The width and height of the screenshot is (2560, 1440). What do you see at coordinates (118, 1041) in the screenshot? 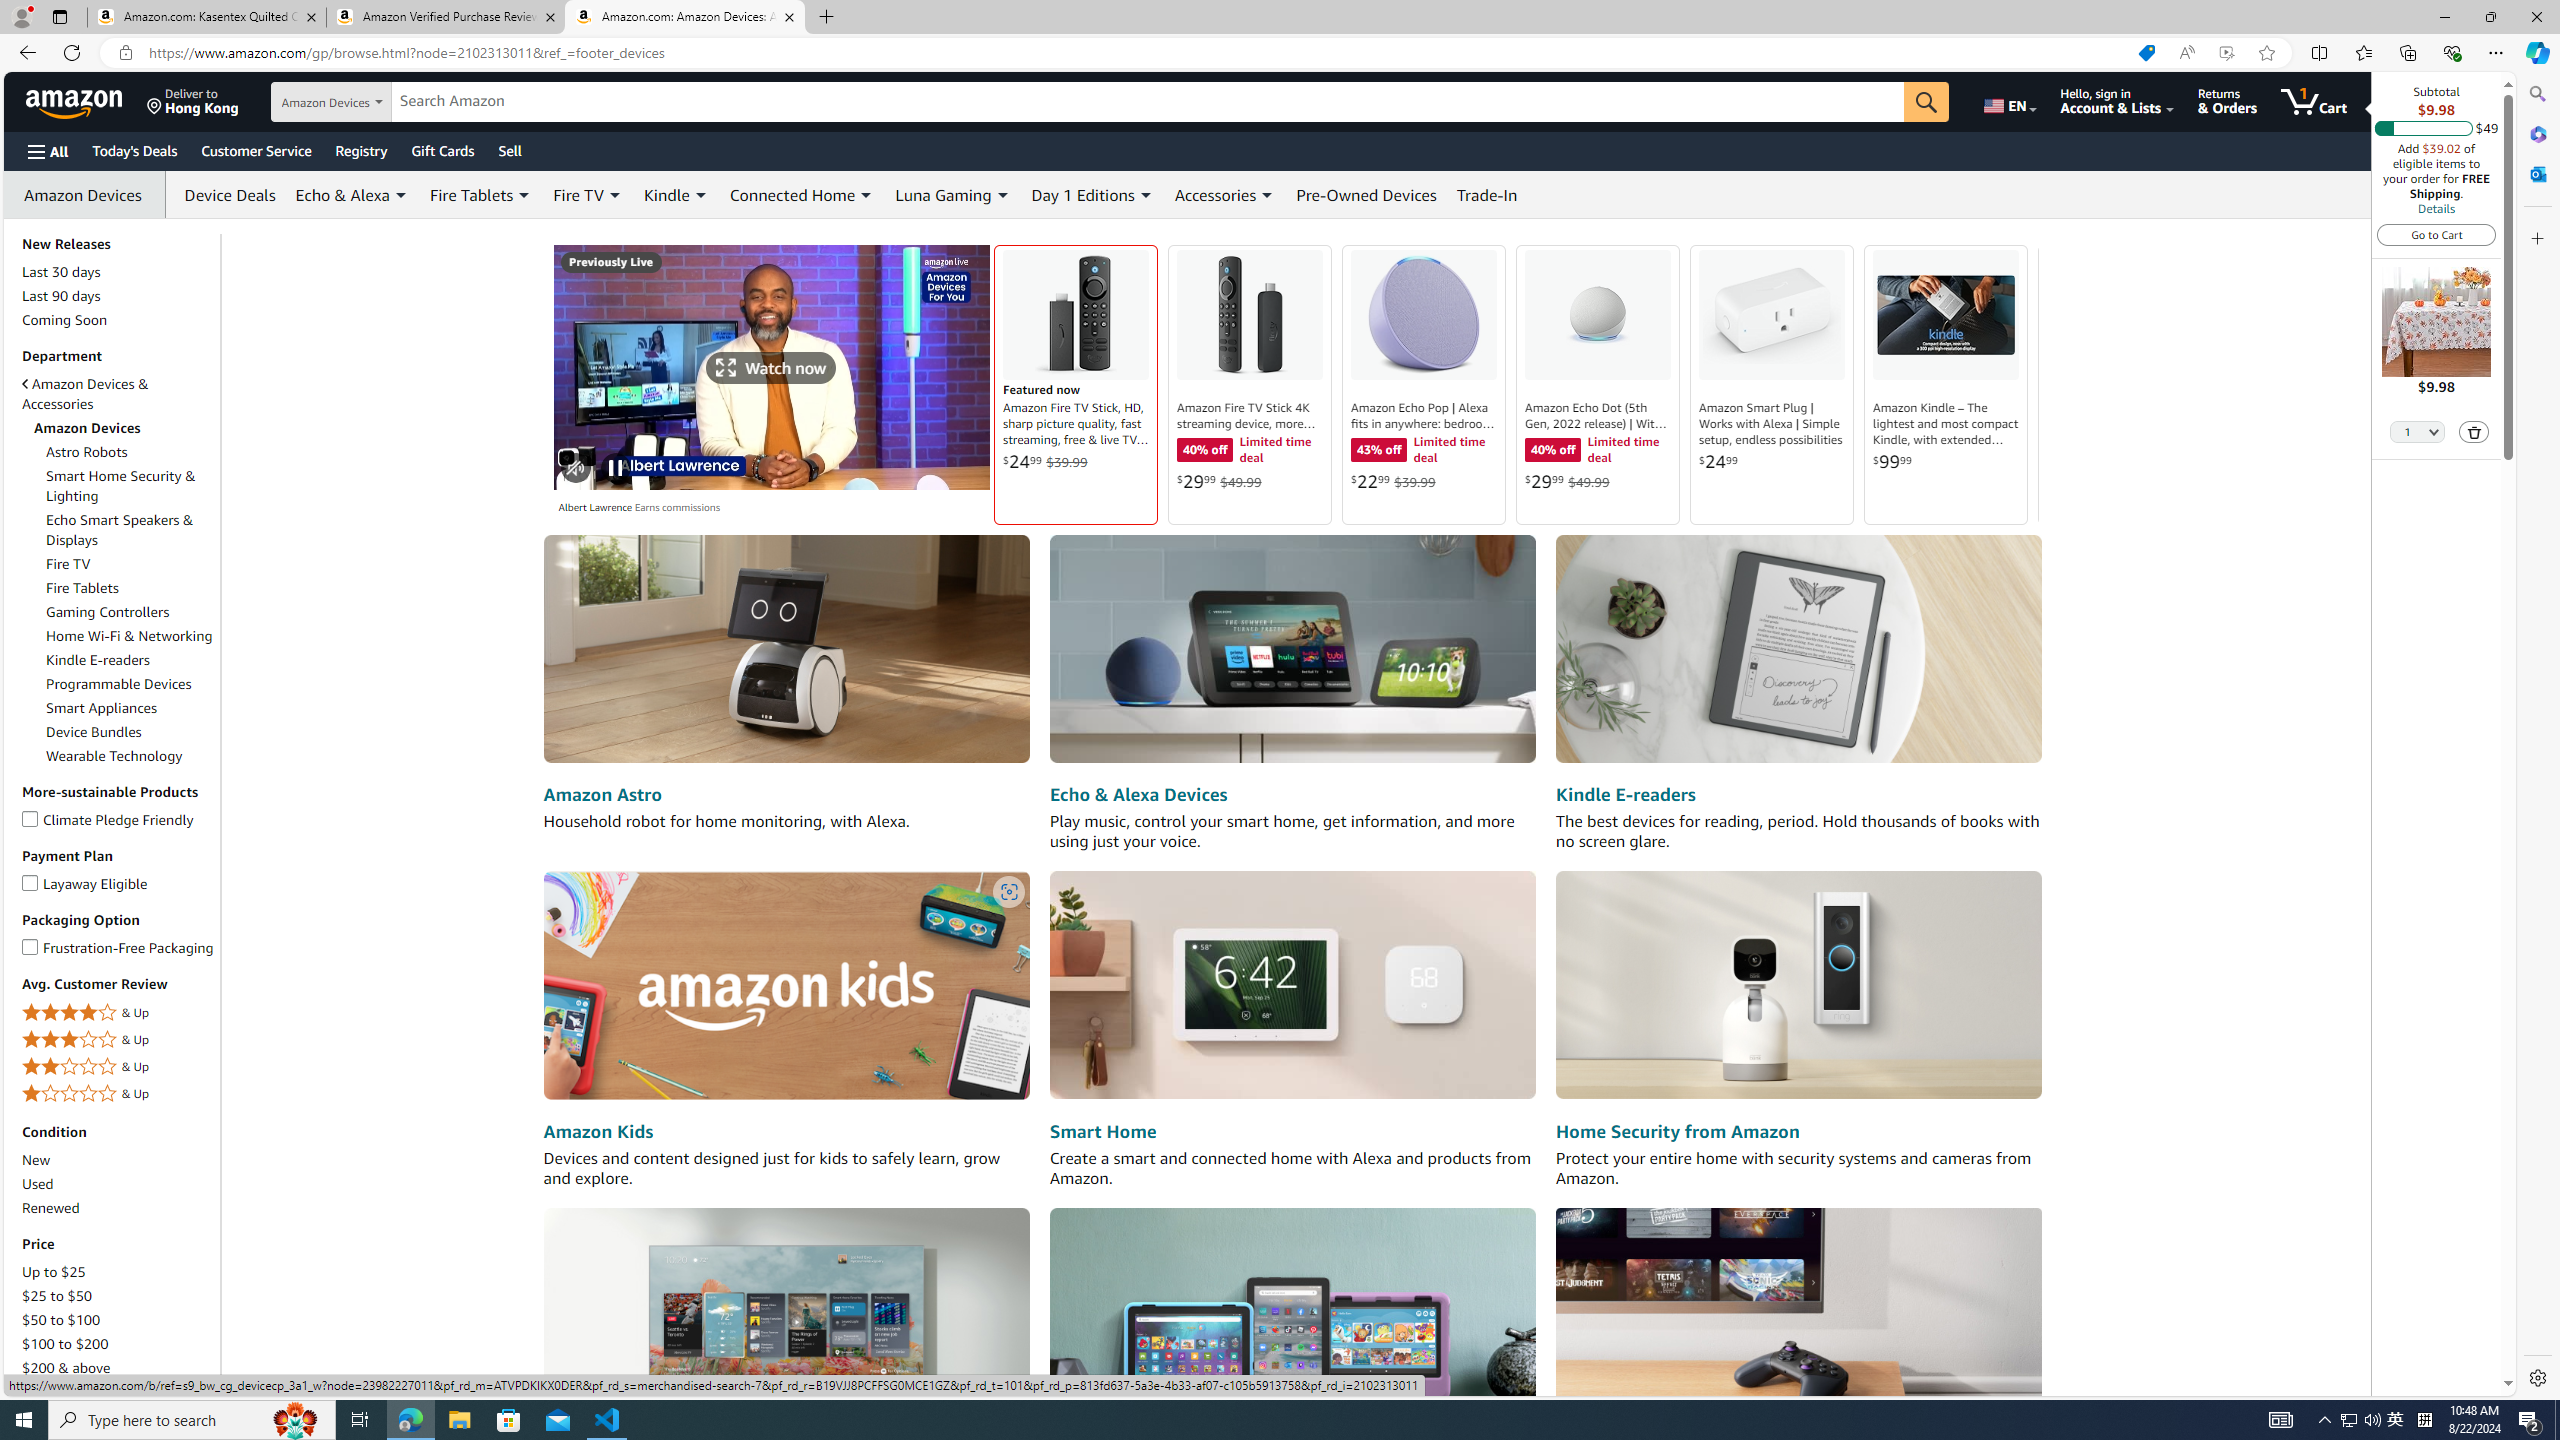
I see `'3 Stars & Up& Up'` at bounding box center [118, 1041].